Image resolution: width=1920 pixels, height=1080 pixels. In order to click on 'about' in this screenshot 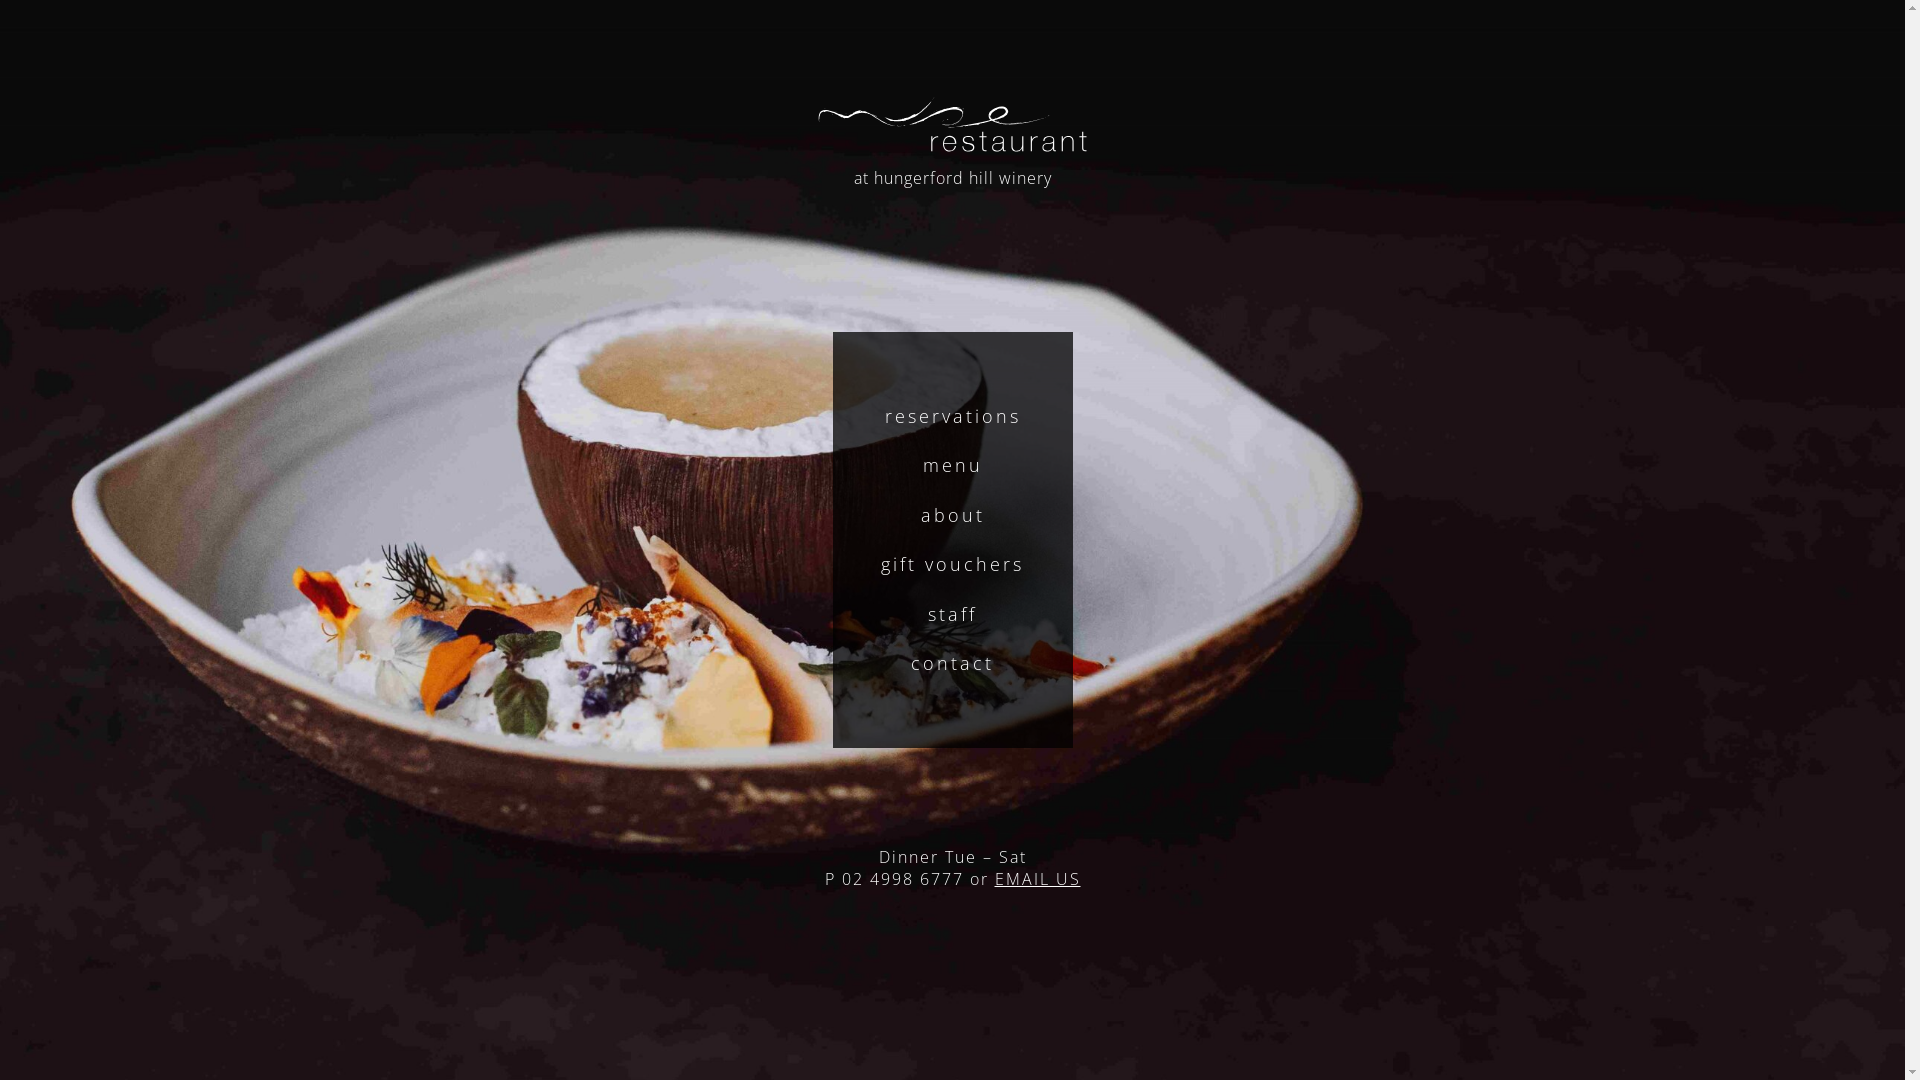, I will do `click(950, 514)`.